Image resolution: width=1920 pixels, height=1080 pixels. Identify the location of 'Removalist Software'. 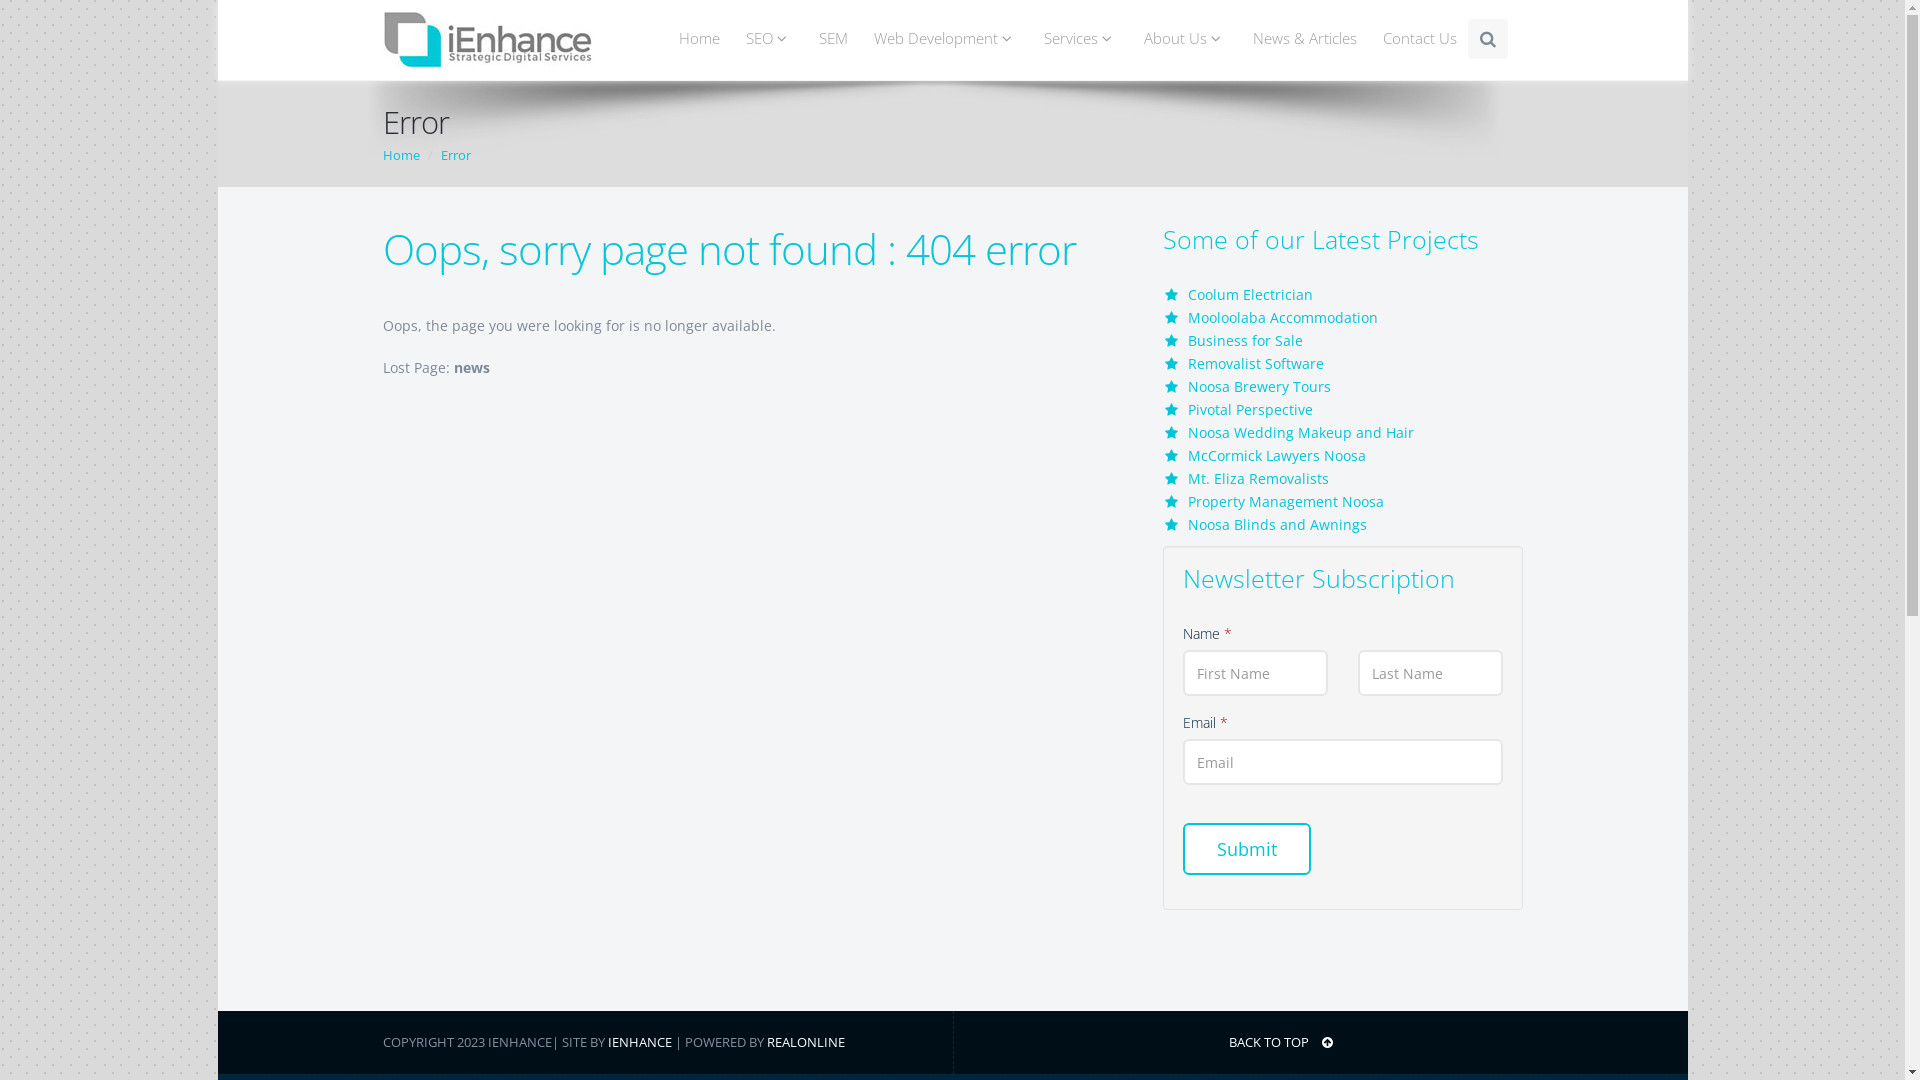
(1255, 363).